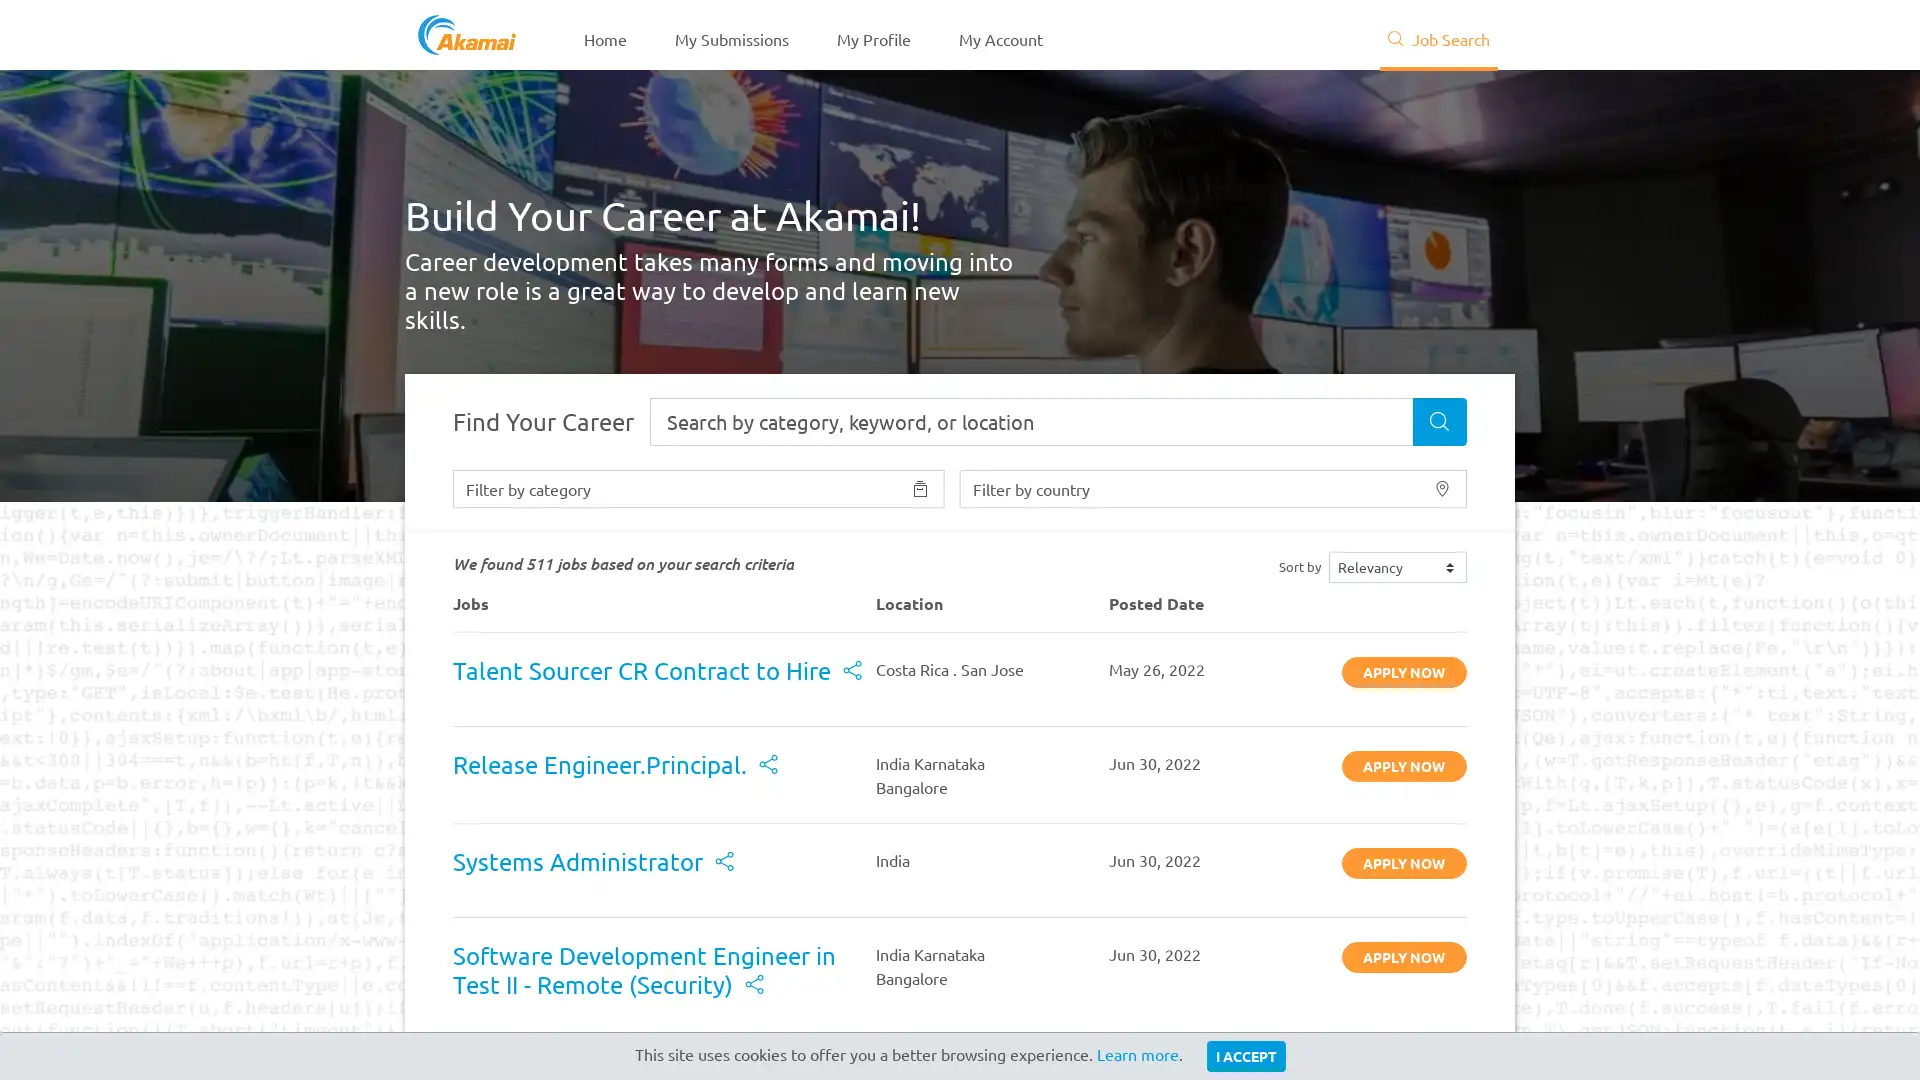 This screenshot has width=1920, height=1080. What do you see at coordinates (753, 984) in the screenshot?
I see `Share Software Development Engineer in Test II - Remote (Security)` at bounding box center [753, 984].